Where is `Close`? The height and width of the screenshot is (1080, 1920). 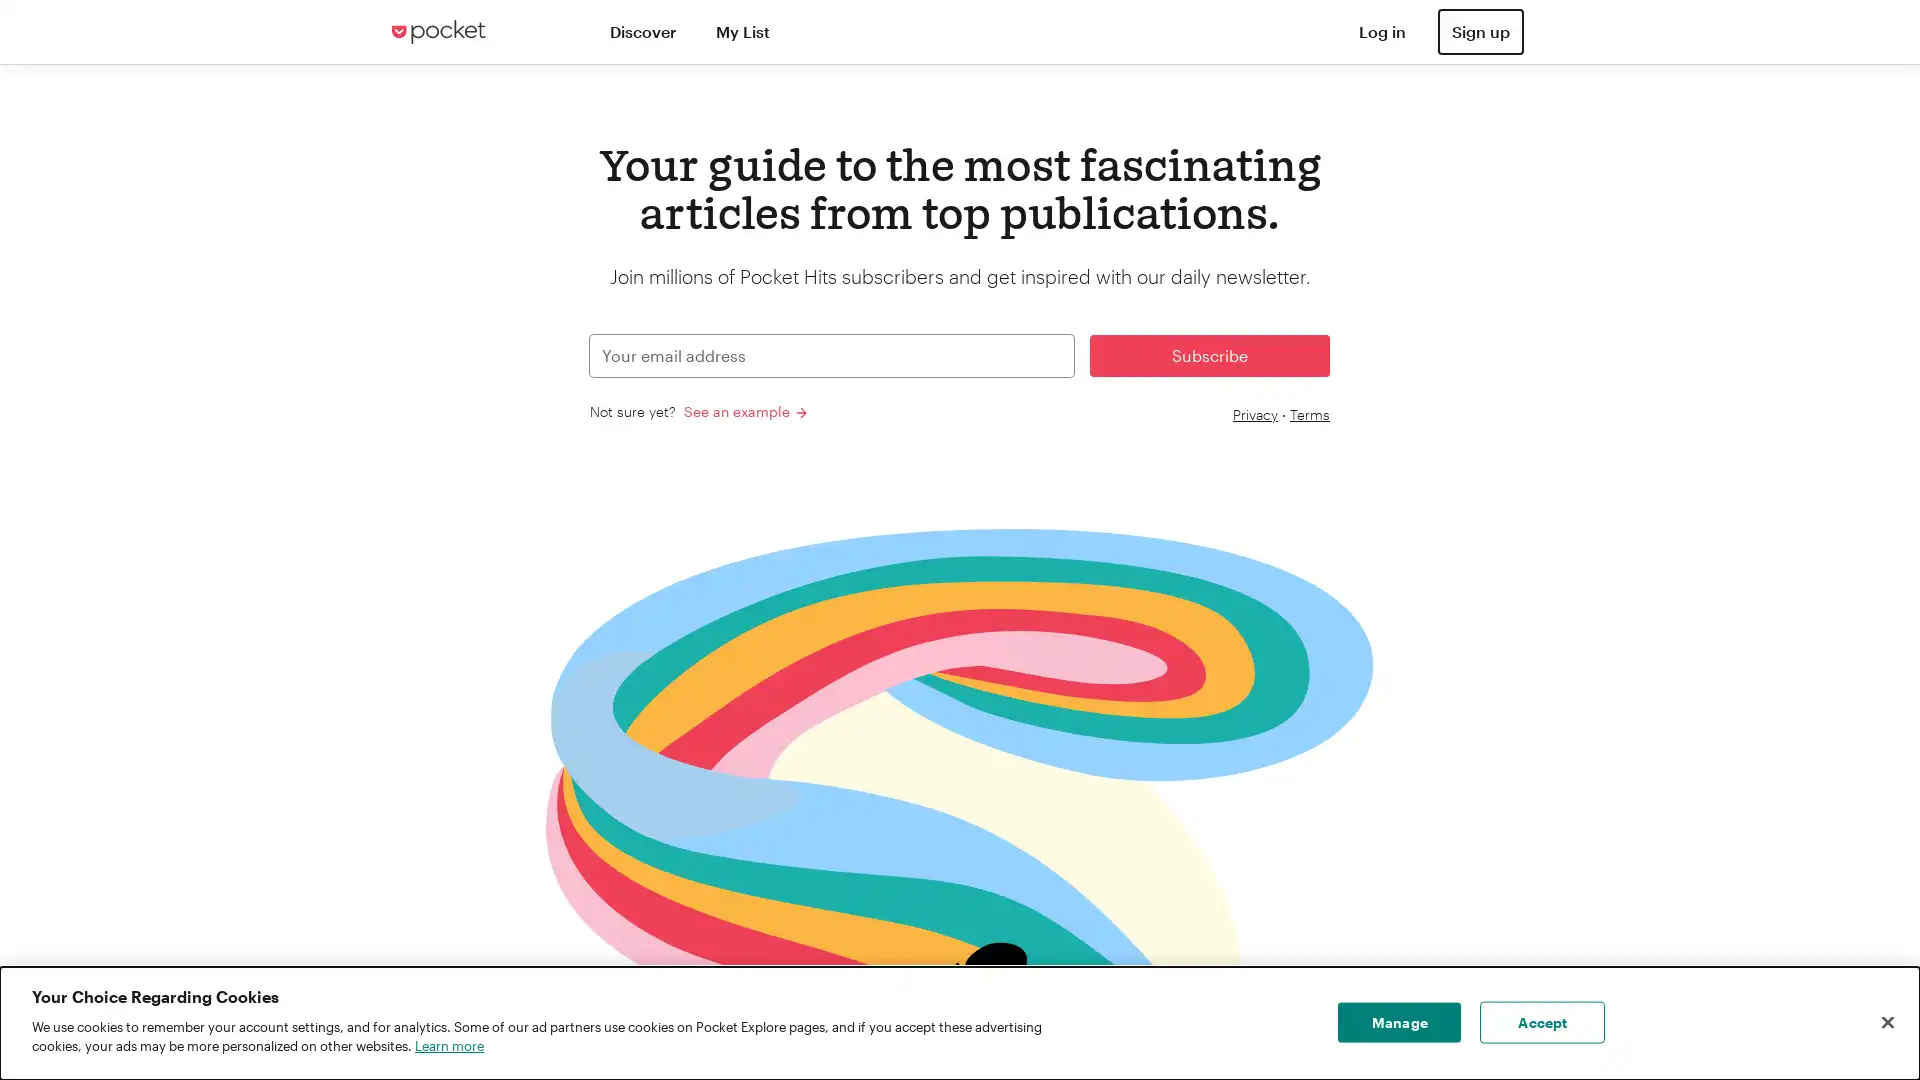 Close is located at coordinates (1886, 1022).